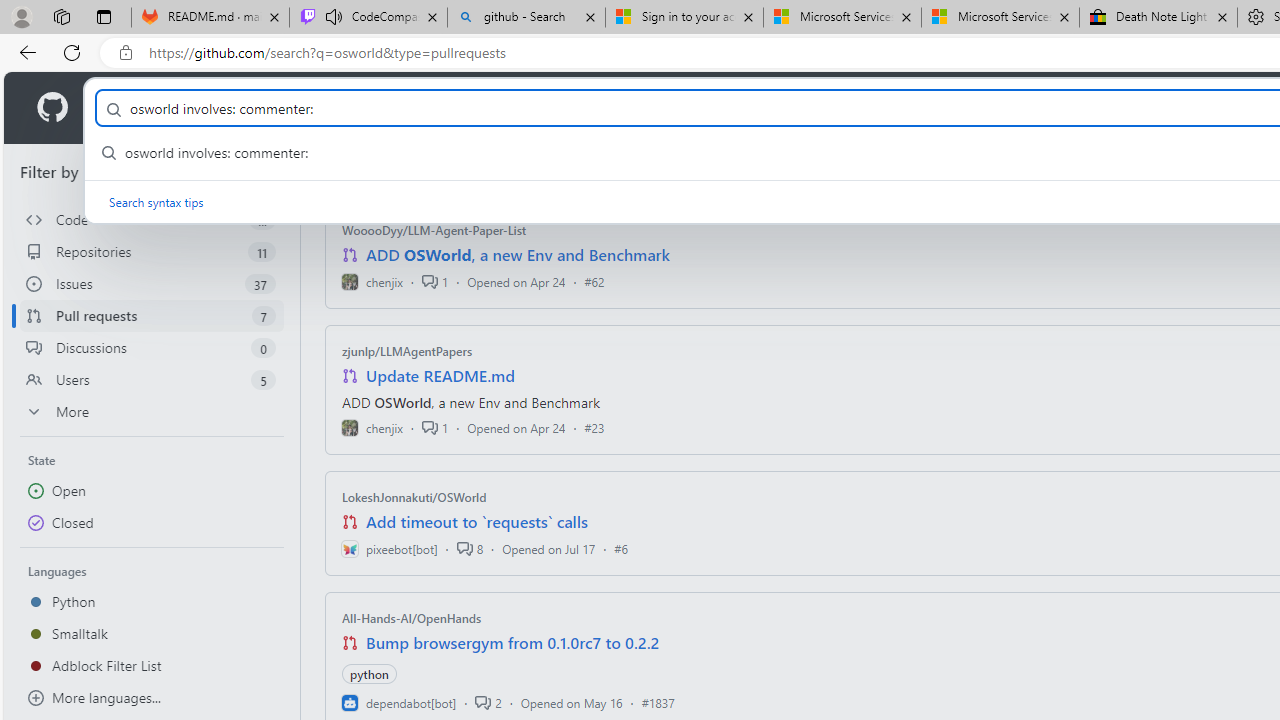 The width and height of the screenshot is (1280, 720). I want to click on 'zjunlp/LLMAgentPapers', so click(406, 350).